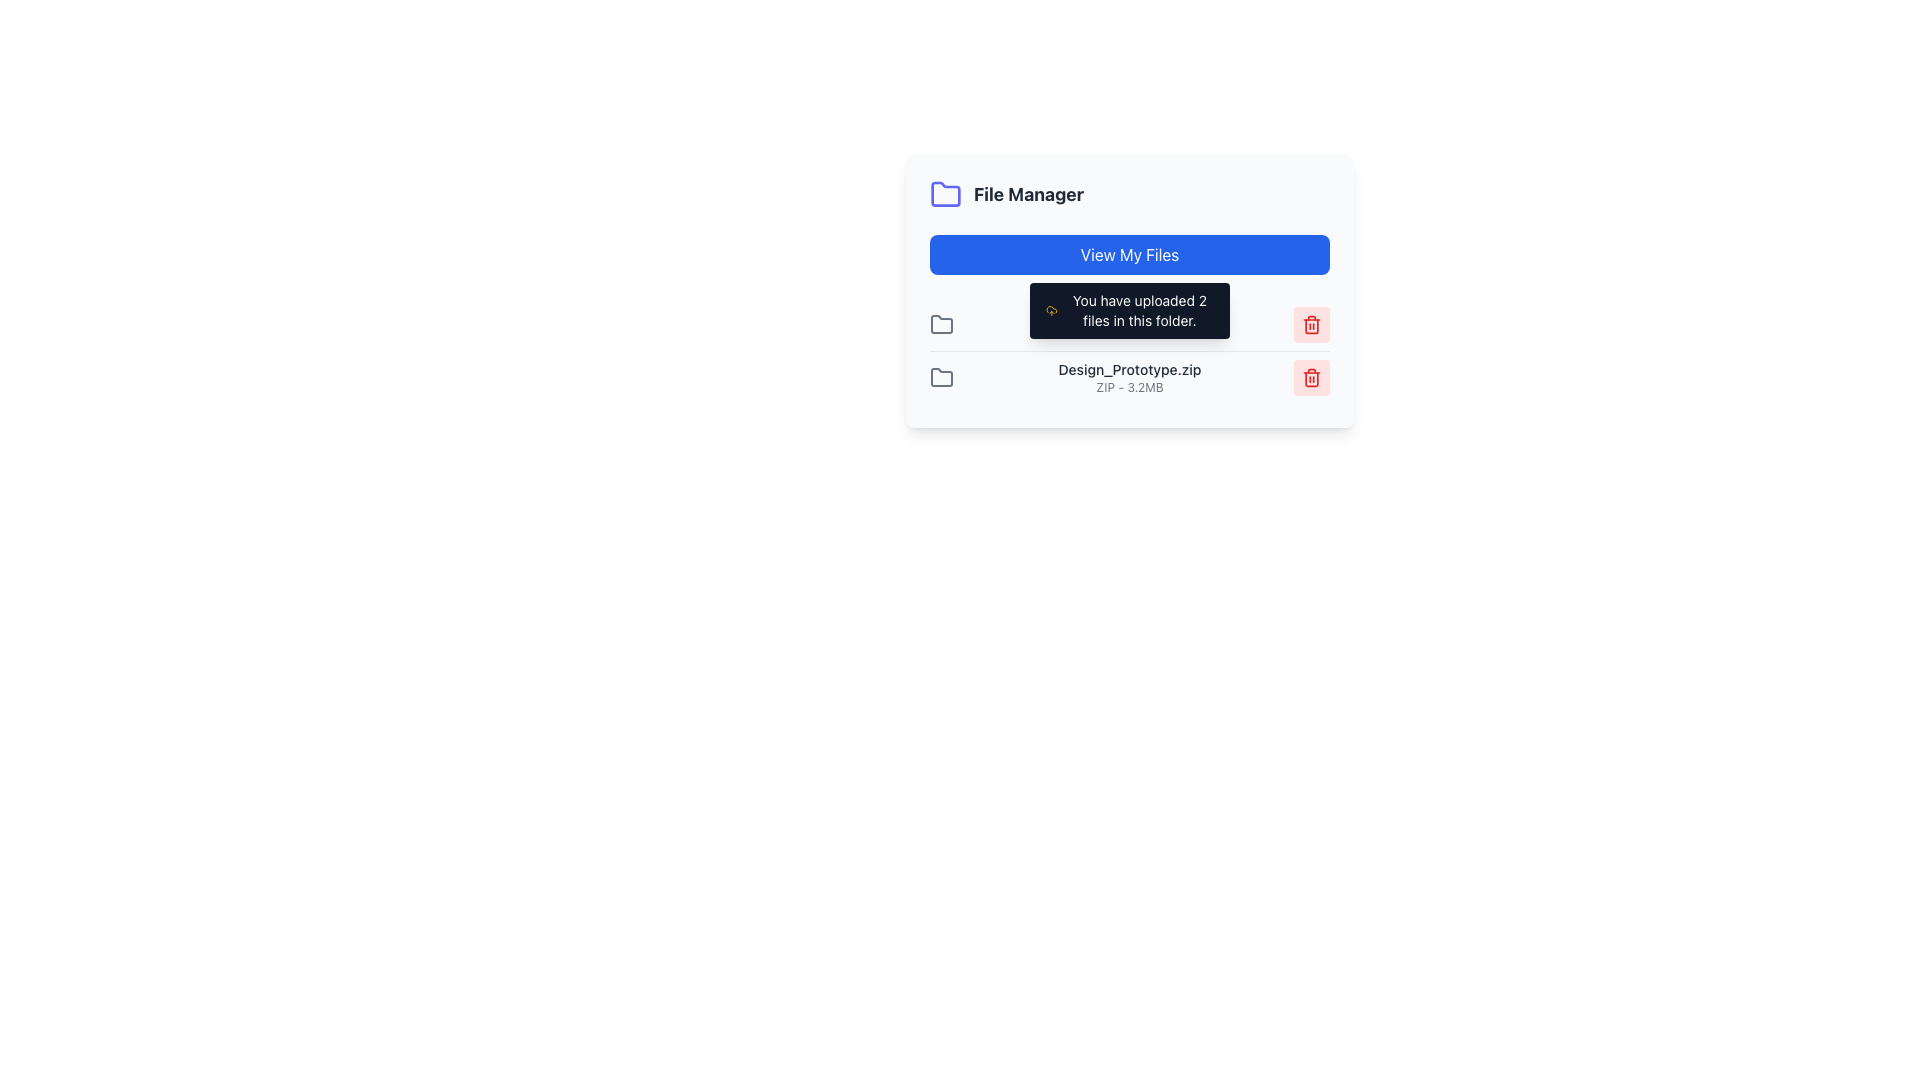 This screenshot has width=1920, height=1080. I want to click on the small, square delete button with a pale red background and a trash can icon, located to the far right of the file entry 'Design_Prototype.zip ZIP - 3.2MB', so click(1311, 378).